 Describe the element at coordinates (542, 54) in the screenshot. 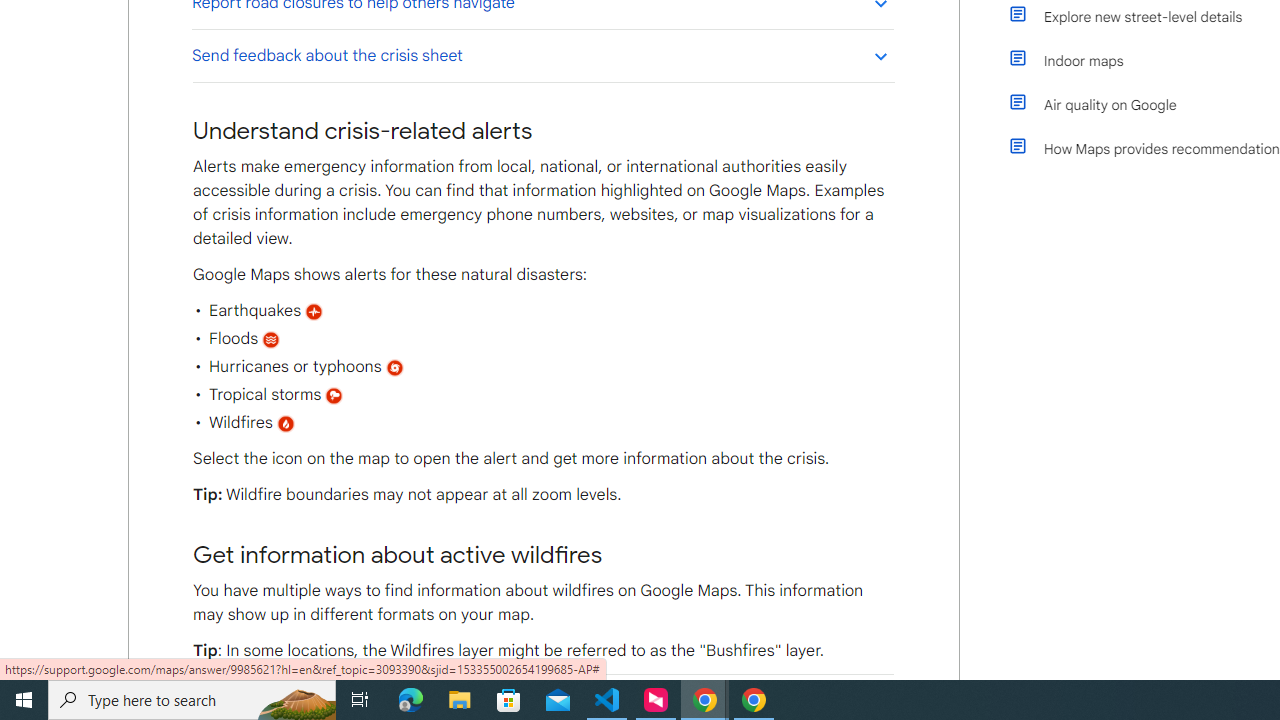

I see `'Send feedback about the crisis sheet'` at that location.